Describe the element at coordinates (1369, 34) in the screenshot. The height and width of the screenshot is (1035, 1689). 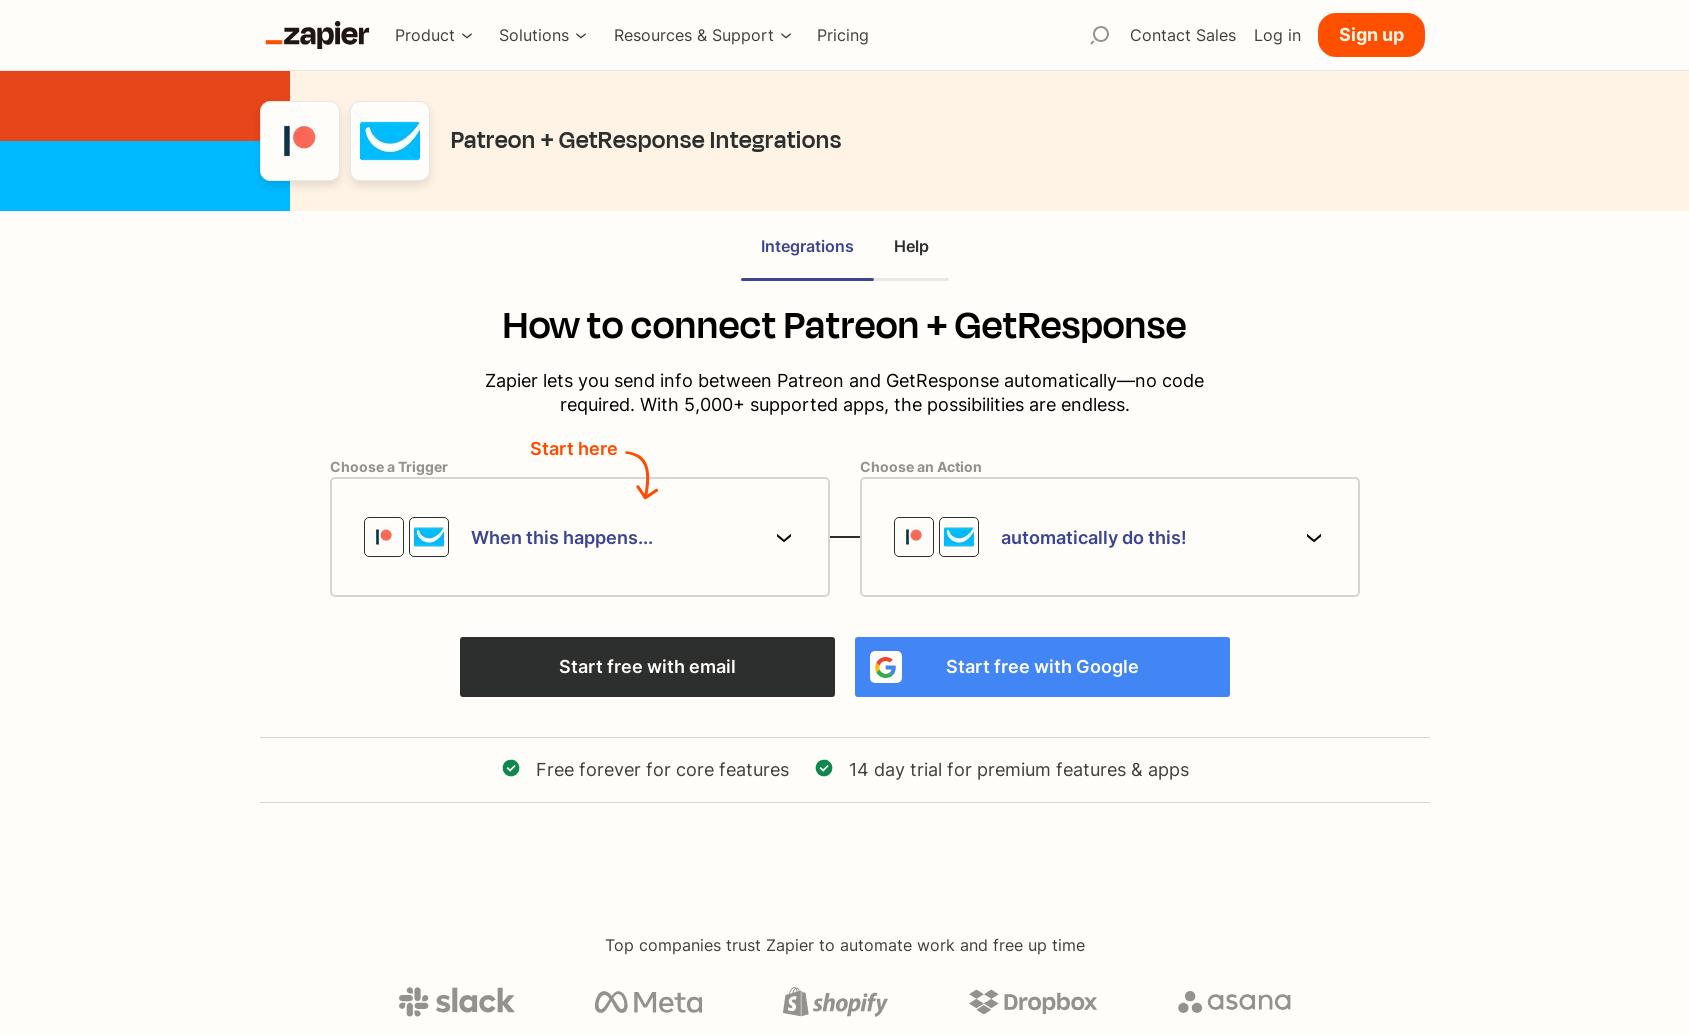
I see `'Sign up'` at that location.